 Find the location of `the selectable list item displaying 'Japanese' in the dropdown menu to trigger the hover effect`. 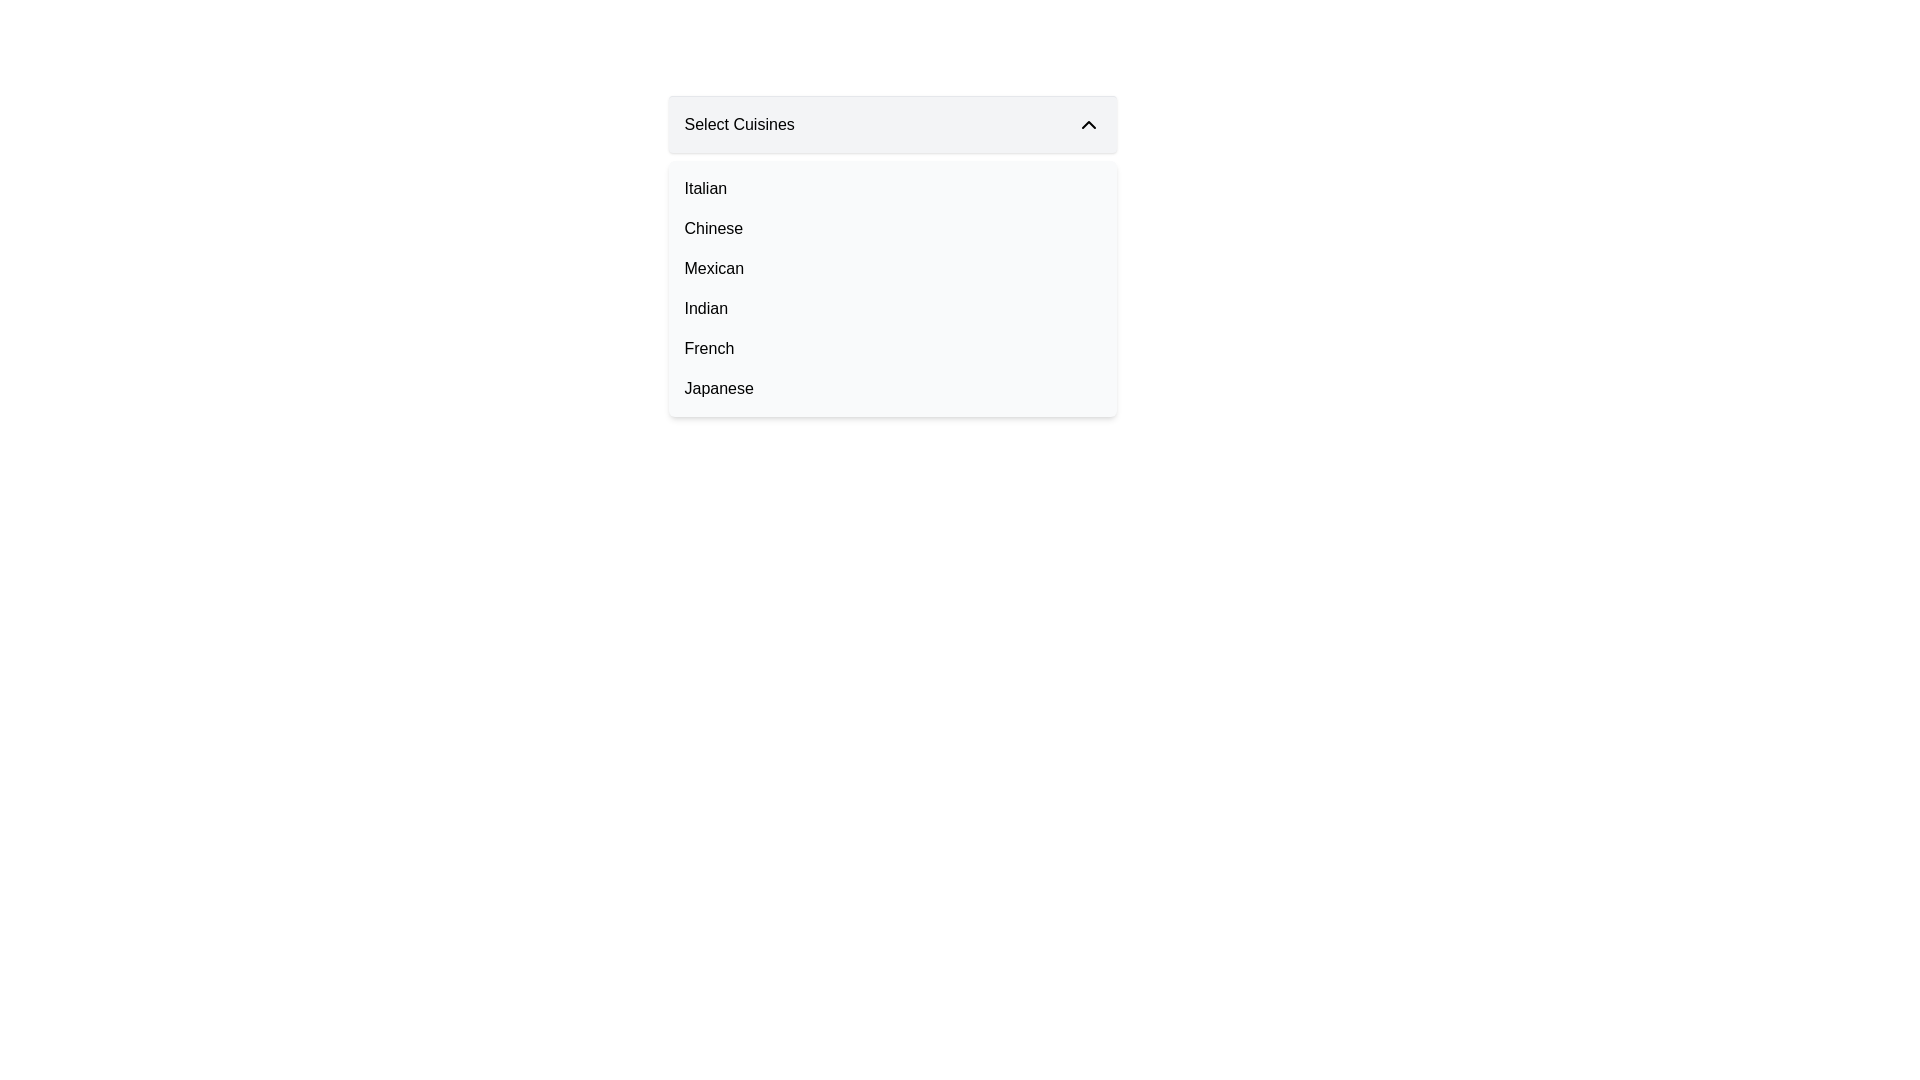

the selectable list item displaying 'Japanese' in the dropdown menu to trigger the hover effect is located at coordinates (891, 389).